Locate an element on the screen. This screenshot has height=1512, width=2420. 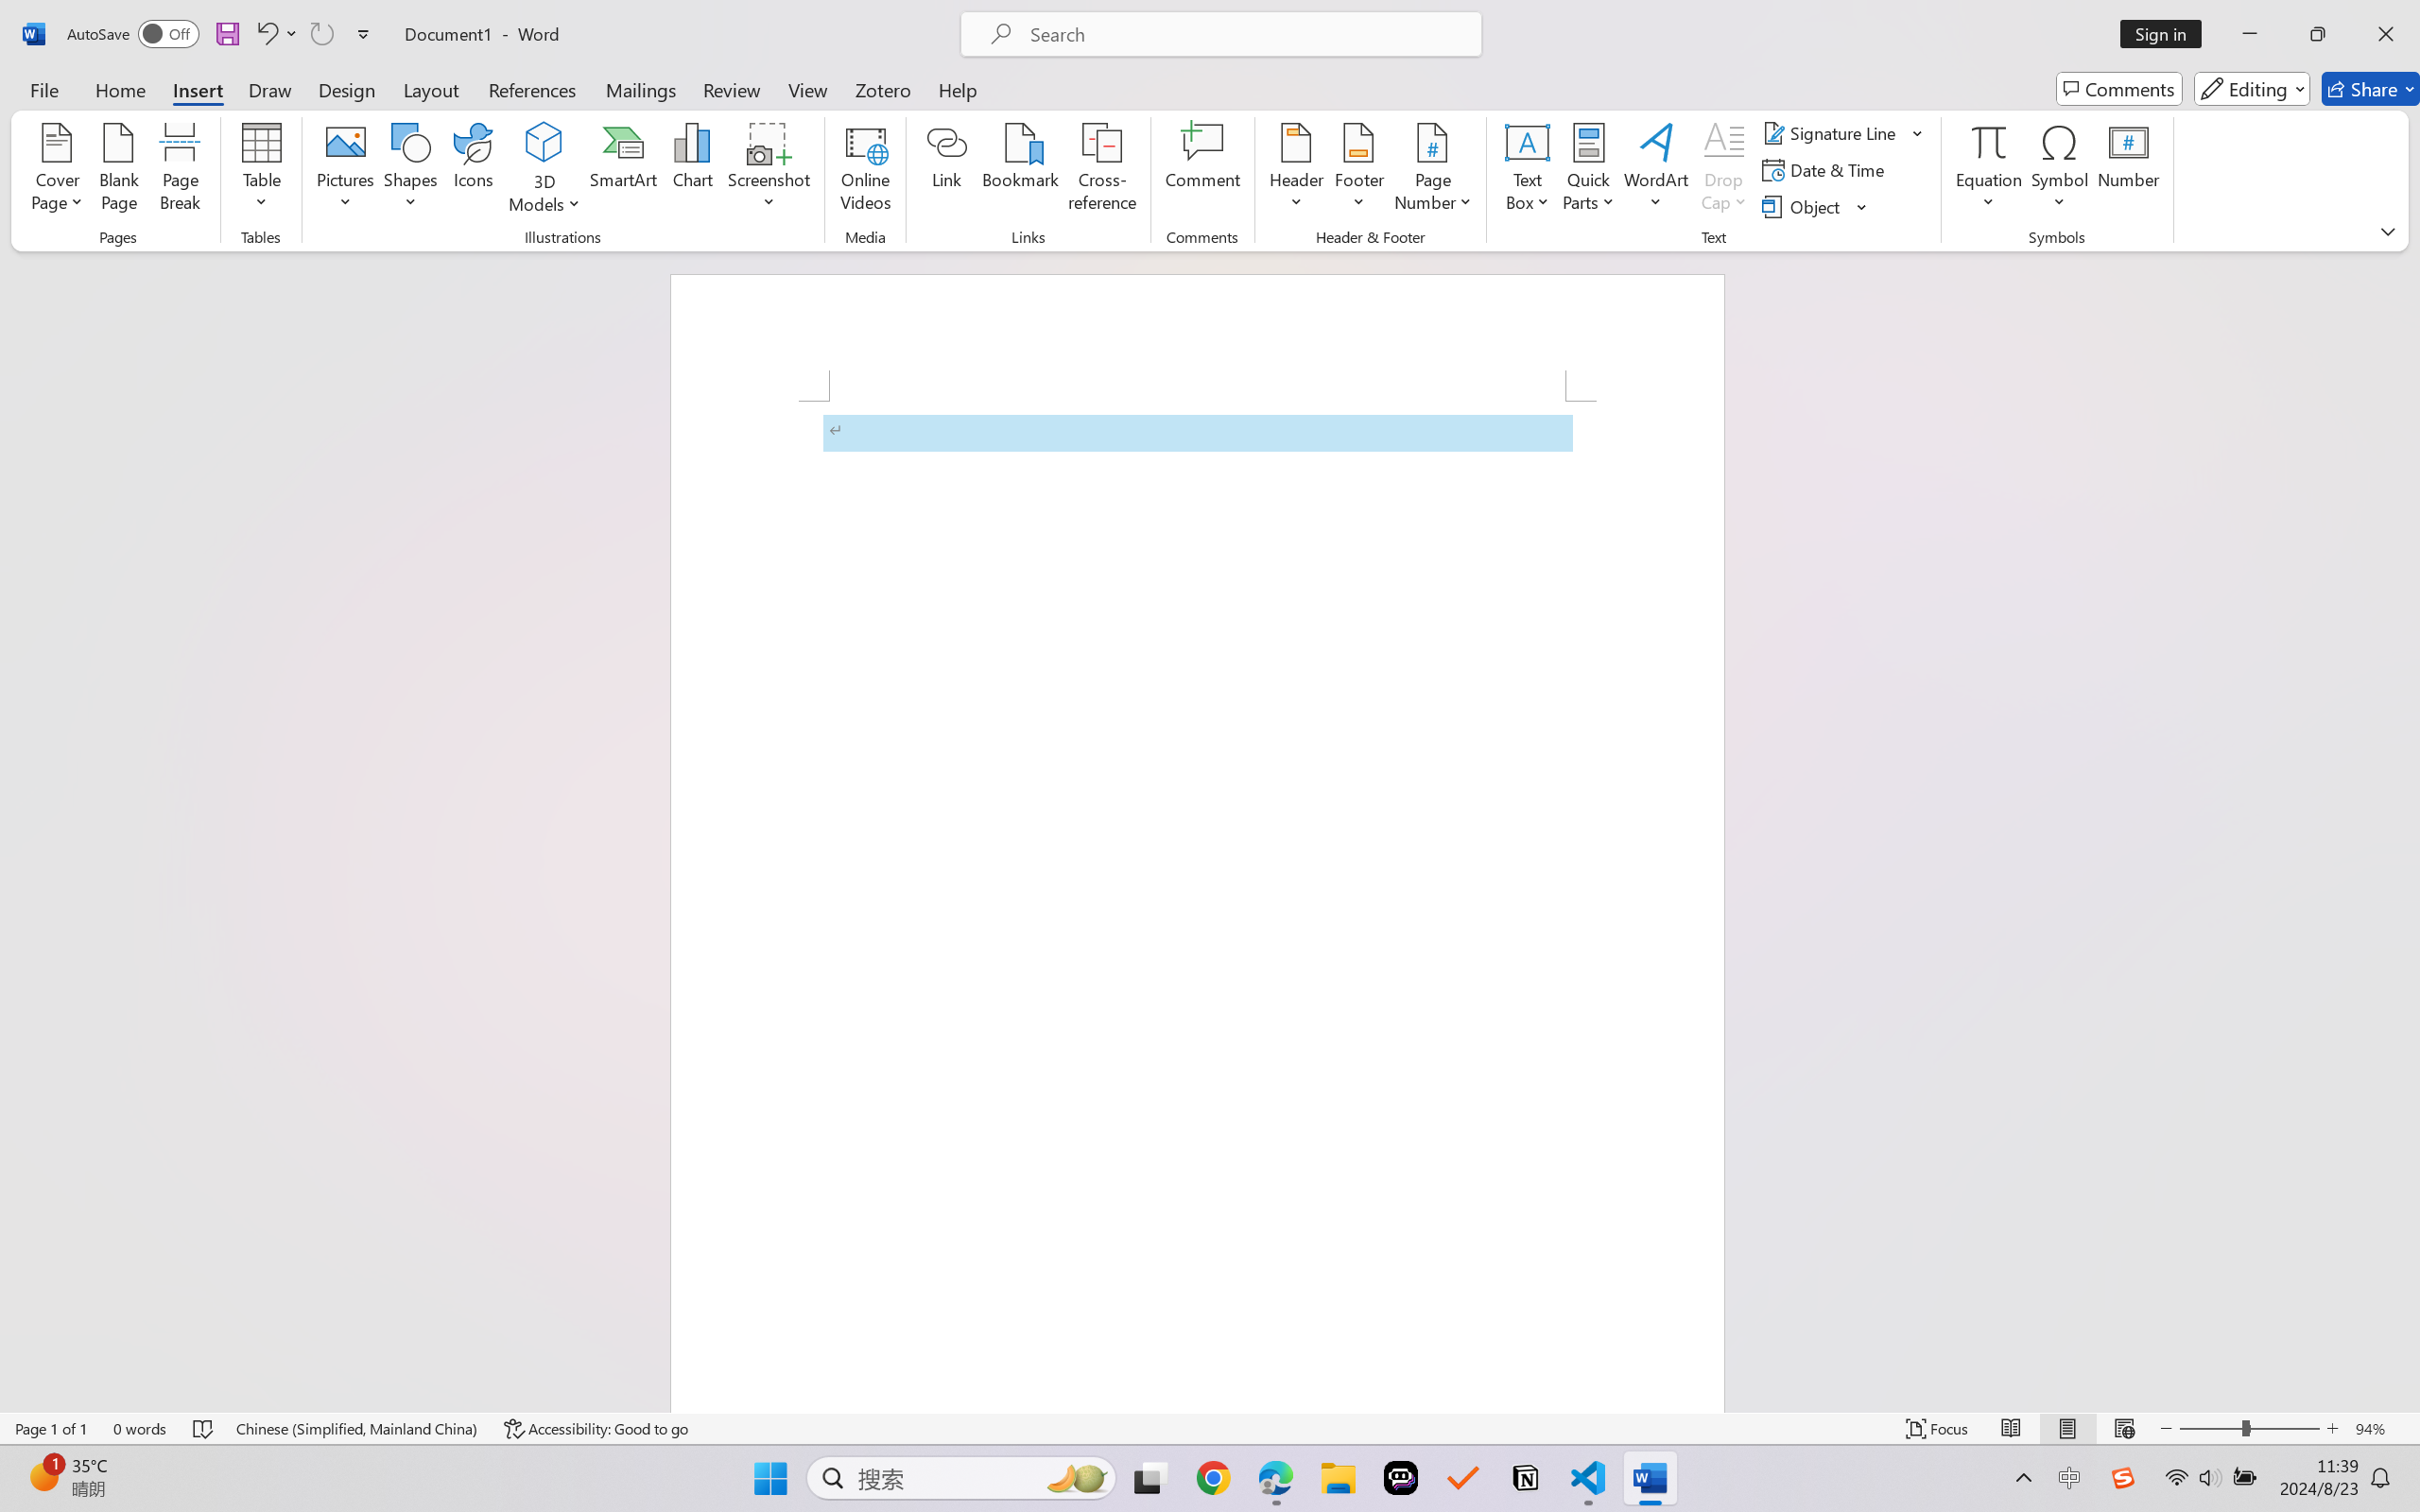
'Object...' is located at coordinates (1815, 207).